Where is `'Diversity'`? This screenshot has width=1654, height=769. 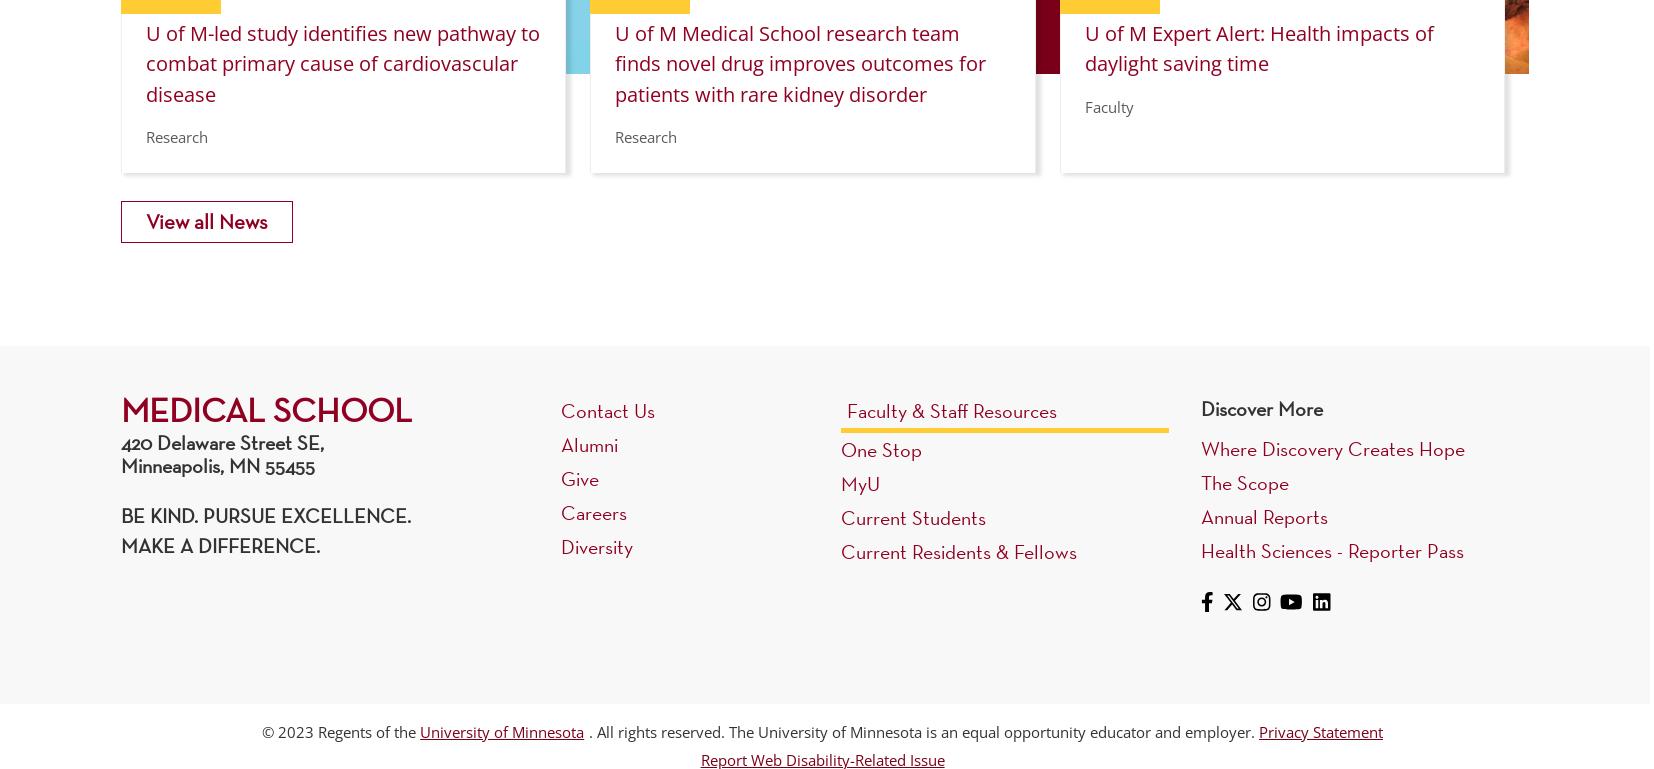 'Diversity' is located at coordinates (596, 545).